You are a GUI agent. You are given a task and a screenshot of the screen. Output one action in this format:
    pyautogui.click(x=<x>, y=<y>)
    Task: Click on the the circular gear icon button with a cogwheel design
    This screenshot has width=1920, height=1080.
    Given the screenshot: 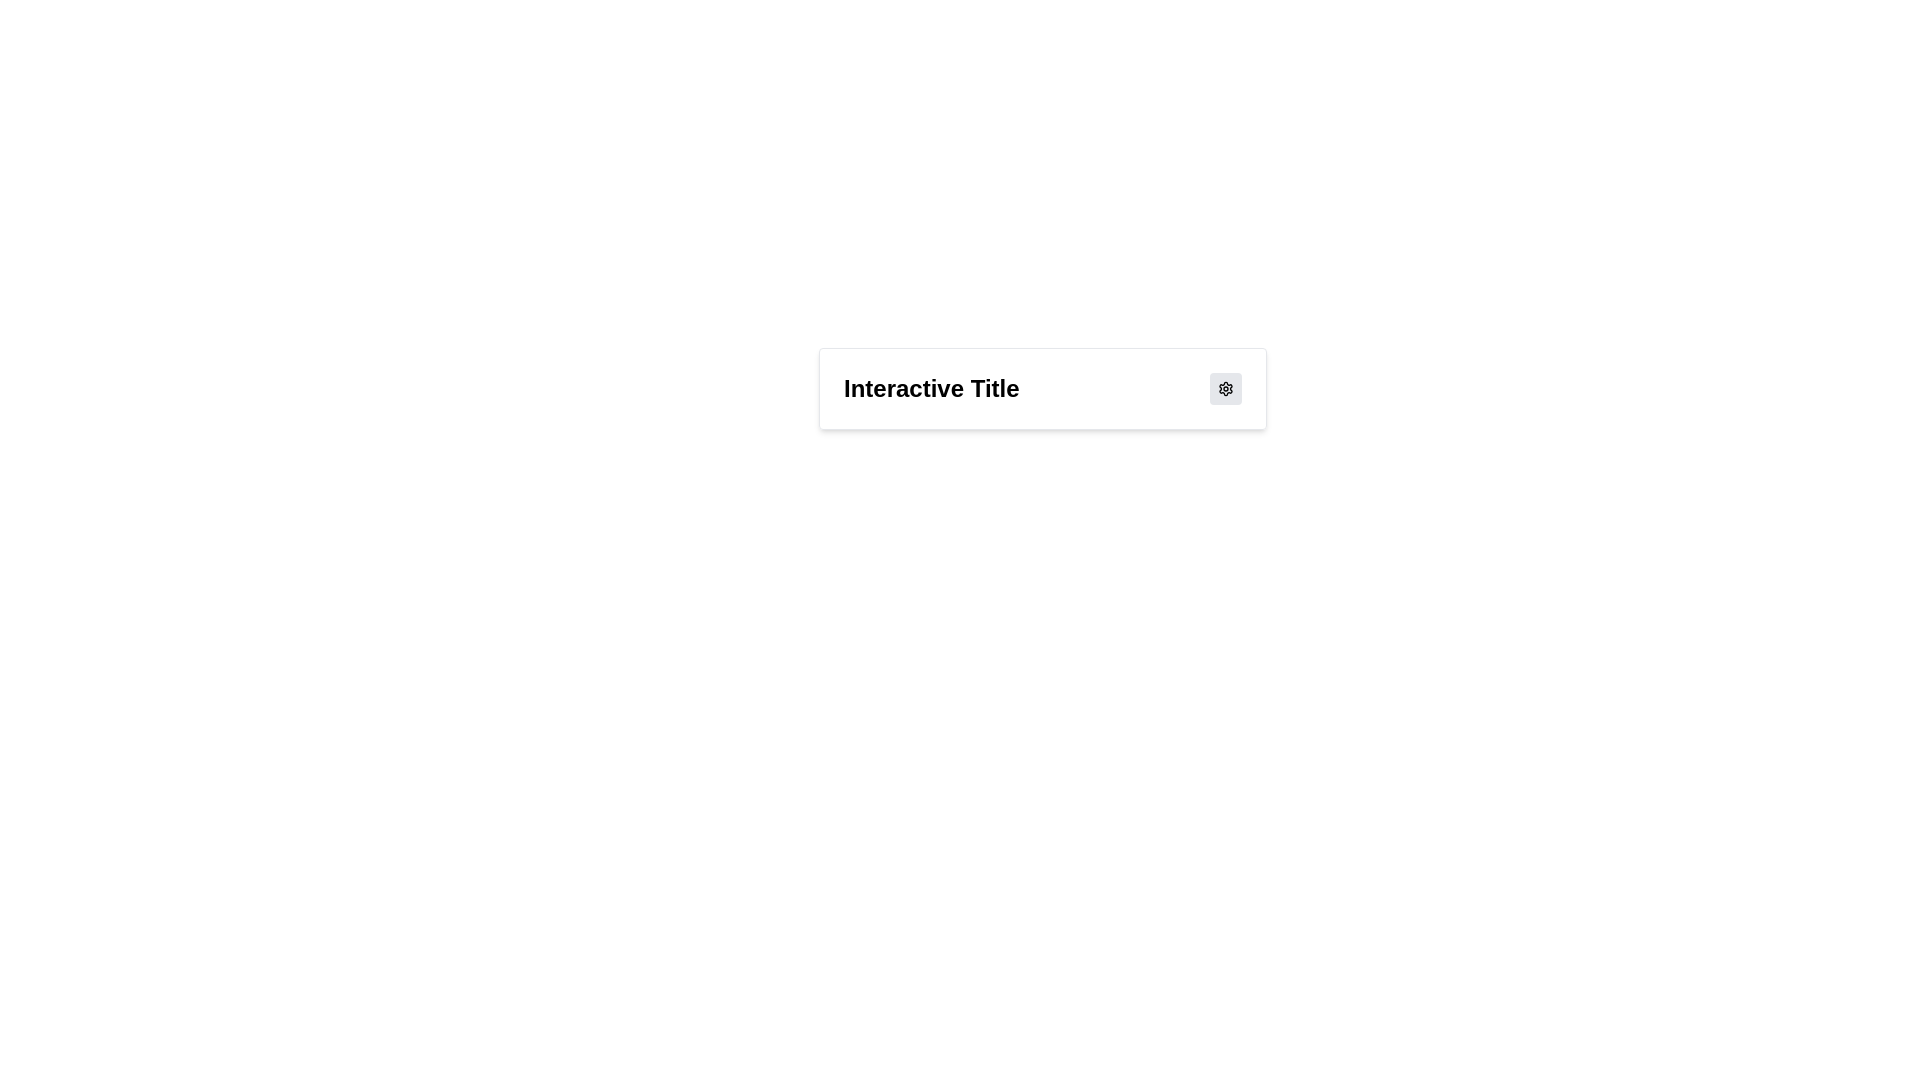 What is the action you would take?
    pyautogui.click(x=1224, y=389)
    